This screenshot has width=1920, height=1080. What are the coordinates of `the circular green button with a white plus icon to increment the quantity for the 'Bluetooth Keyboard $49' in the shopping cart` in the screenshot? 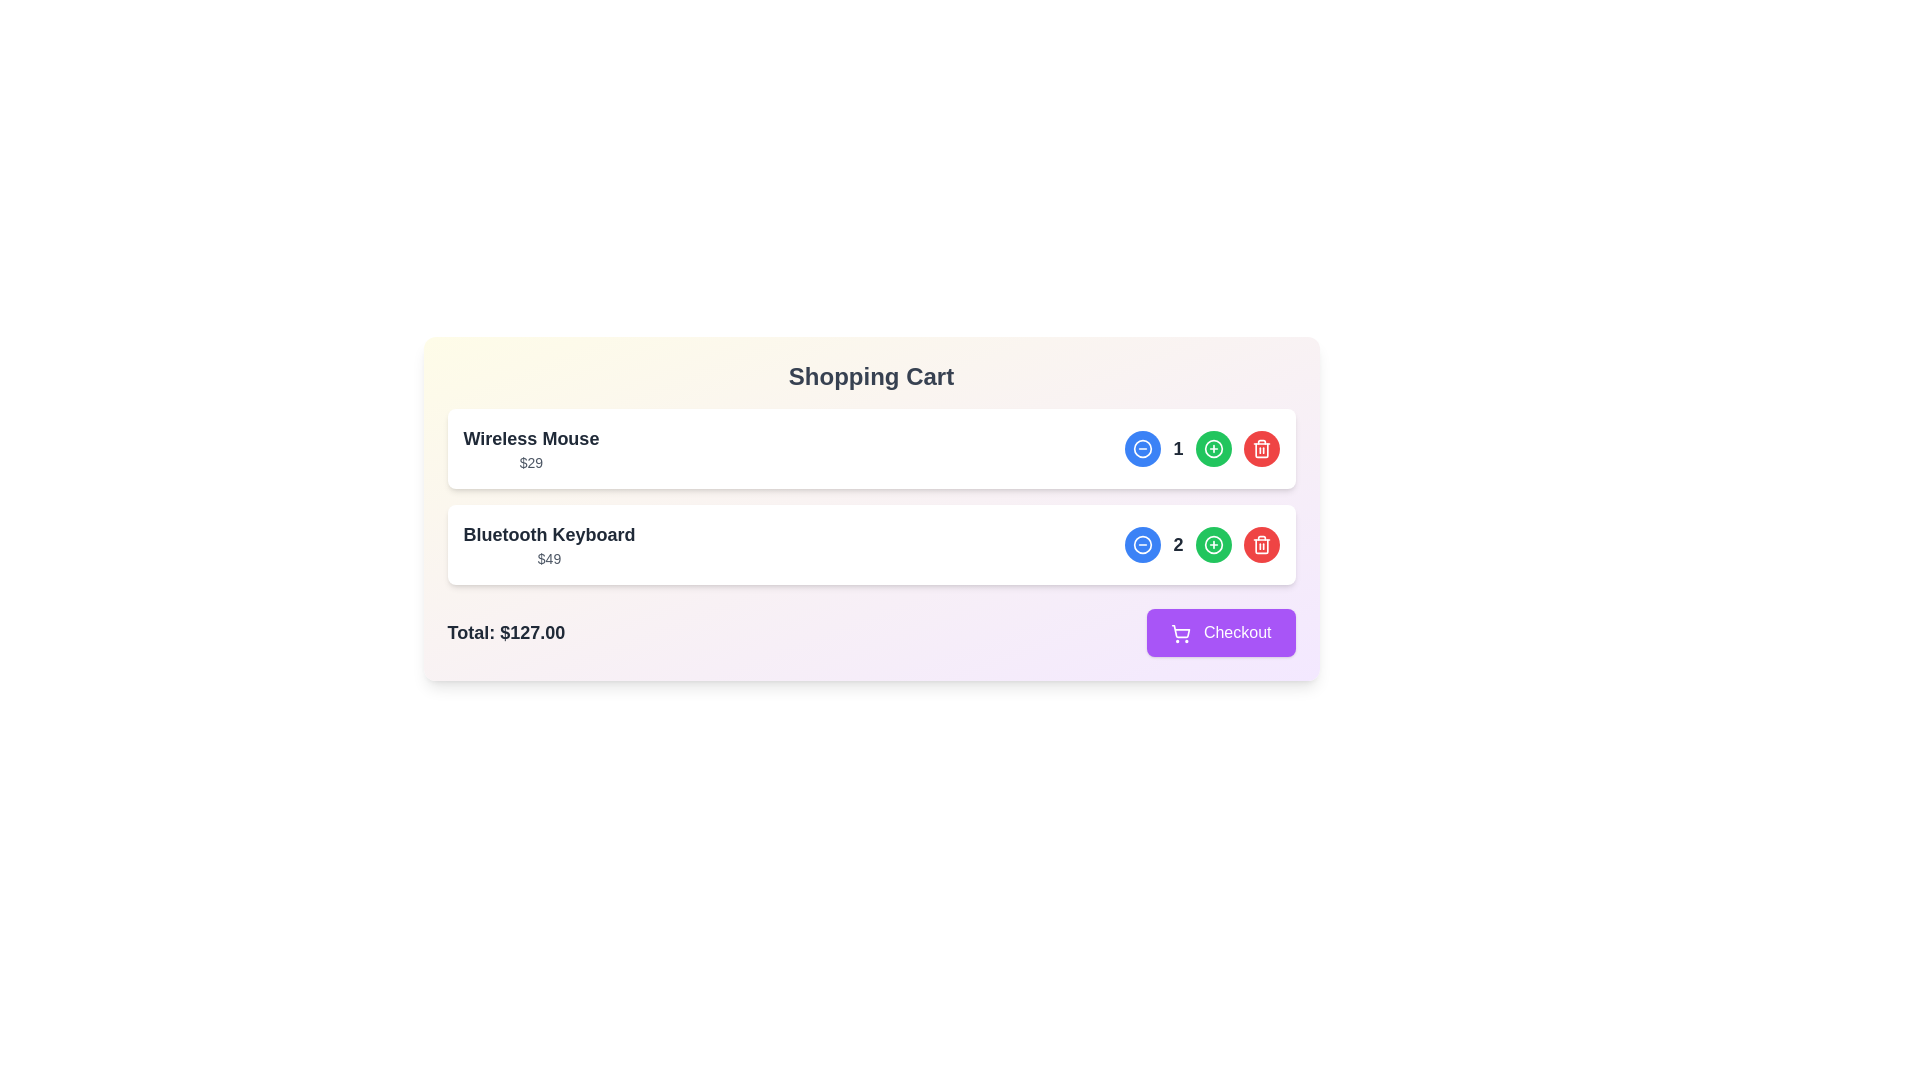 It's located at (1212, 544).